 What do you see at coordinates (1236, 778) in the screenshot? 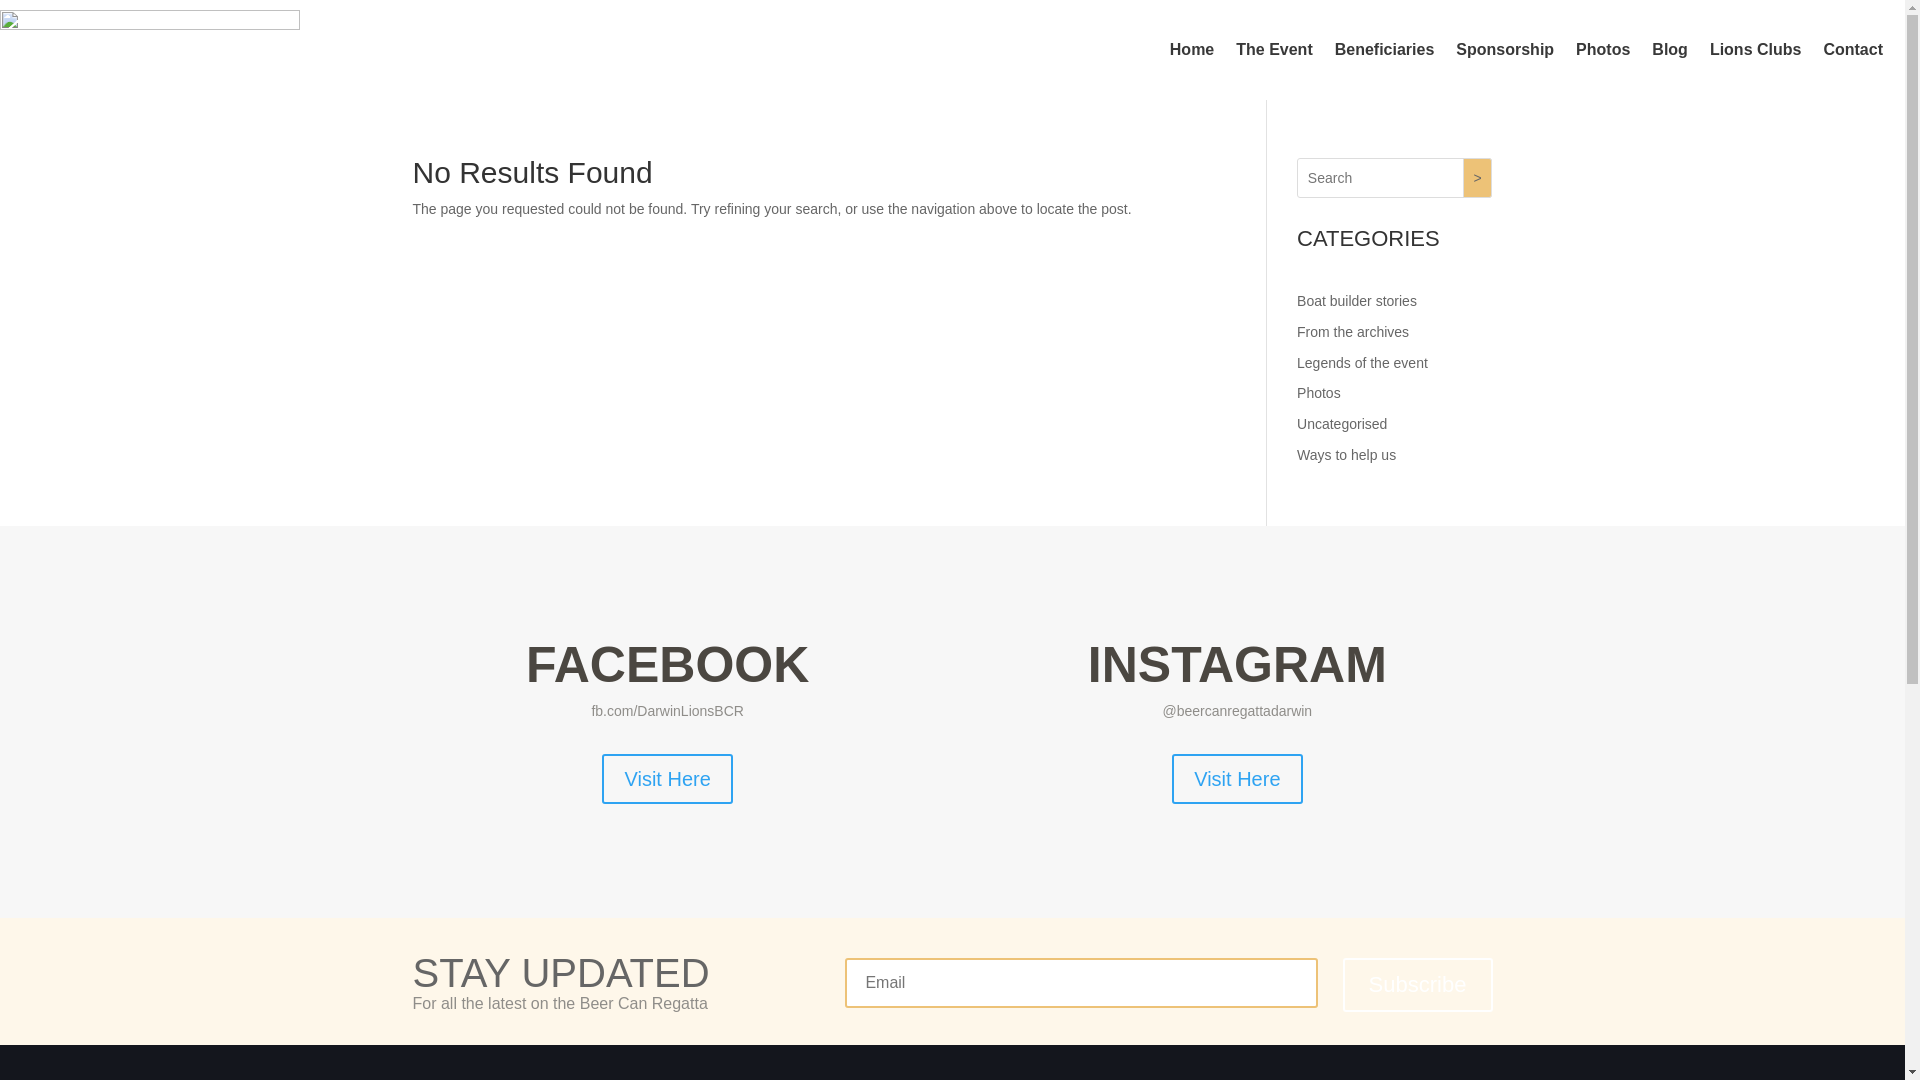
I see `'Visit Here'` at bounding box center [1236, 778].